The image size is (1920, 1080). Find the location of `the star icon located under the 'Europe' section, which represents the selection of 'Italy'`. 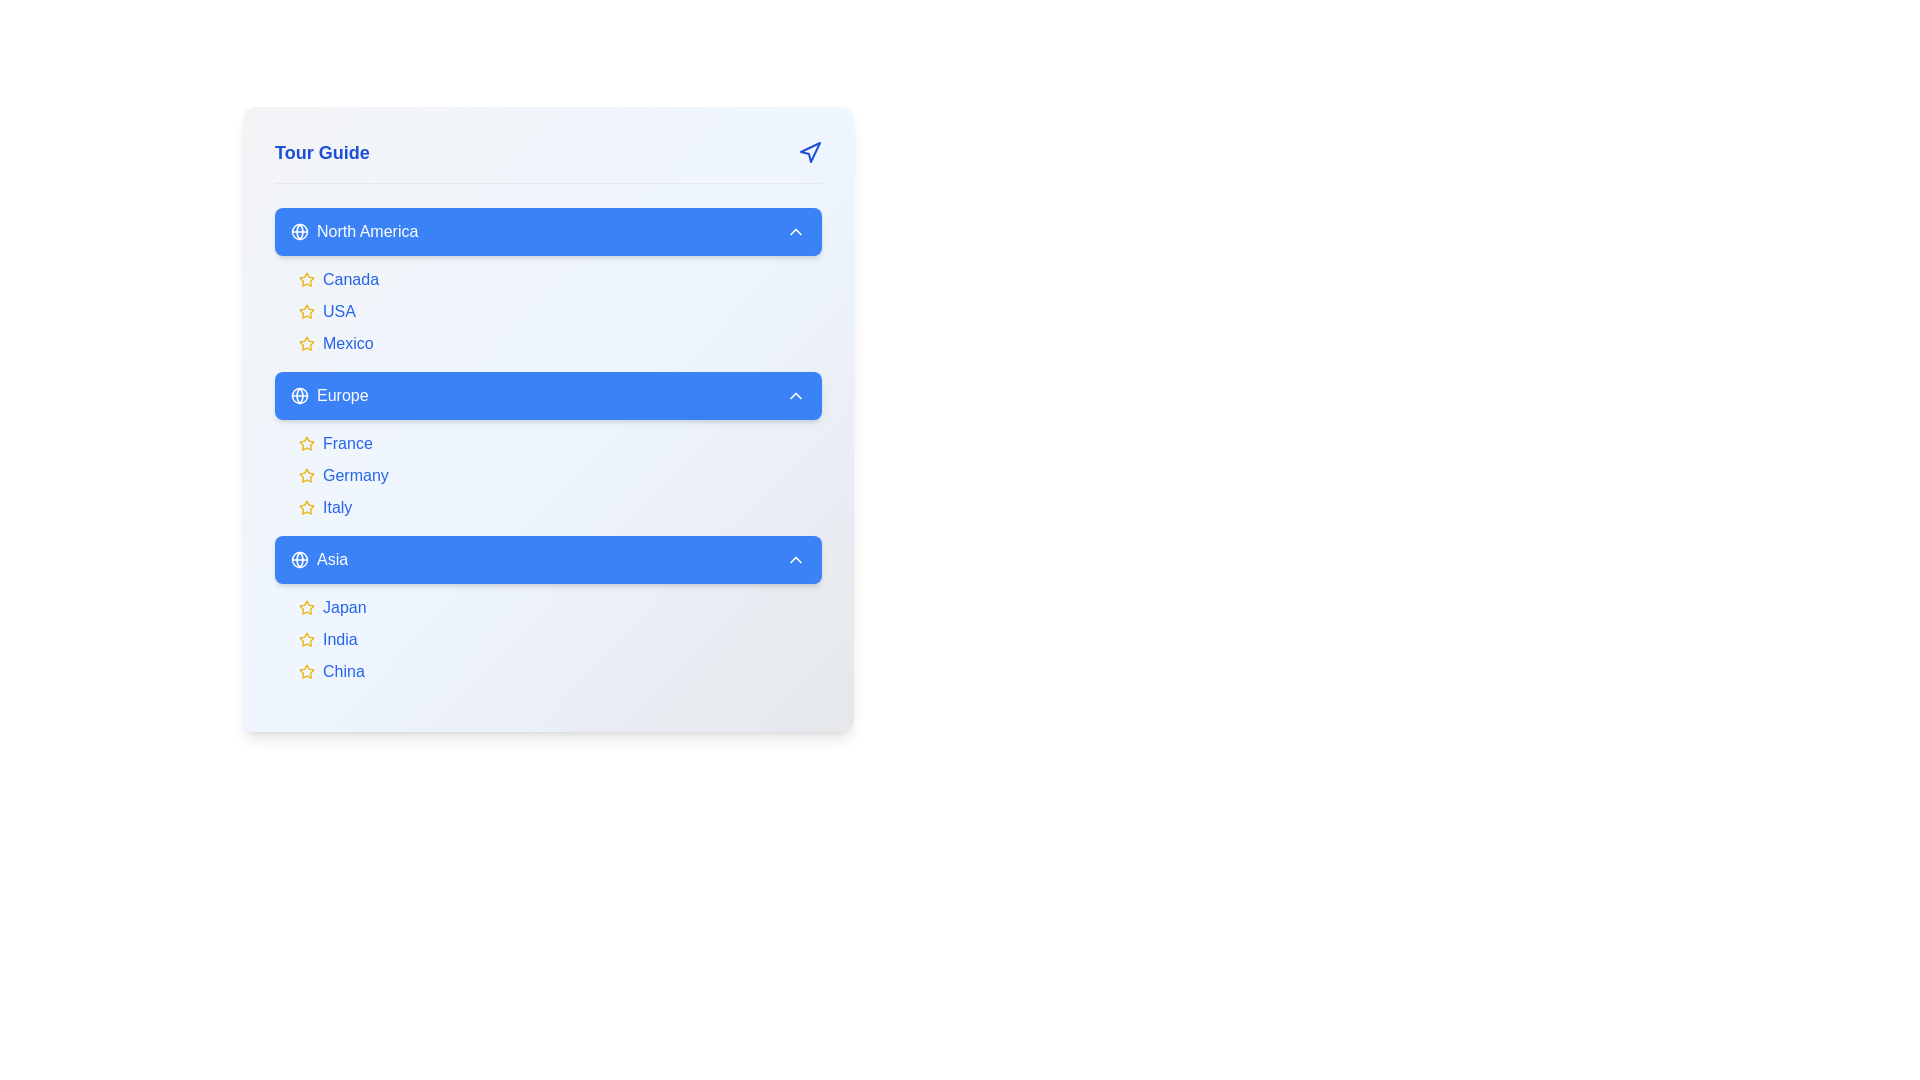

the star icon located under the 'Europe' section, which represents the selection of 'Italy' is located at coordinates (306, 506).